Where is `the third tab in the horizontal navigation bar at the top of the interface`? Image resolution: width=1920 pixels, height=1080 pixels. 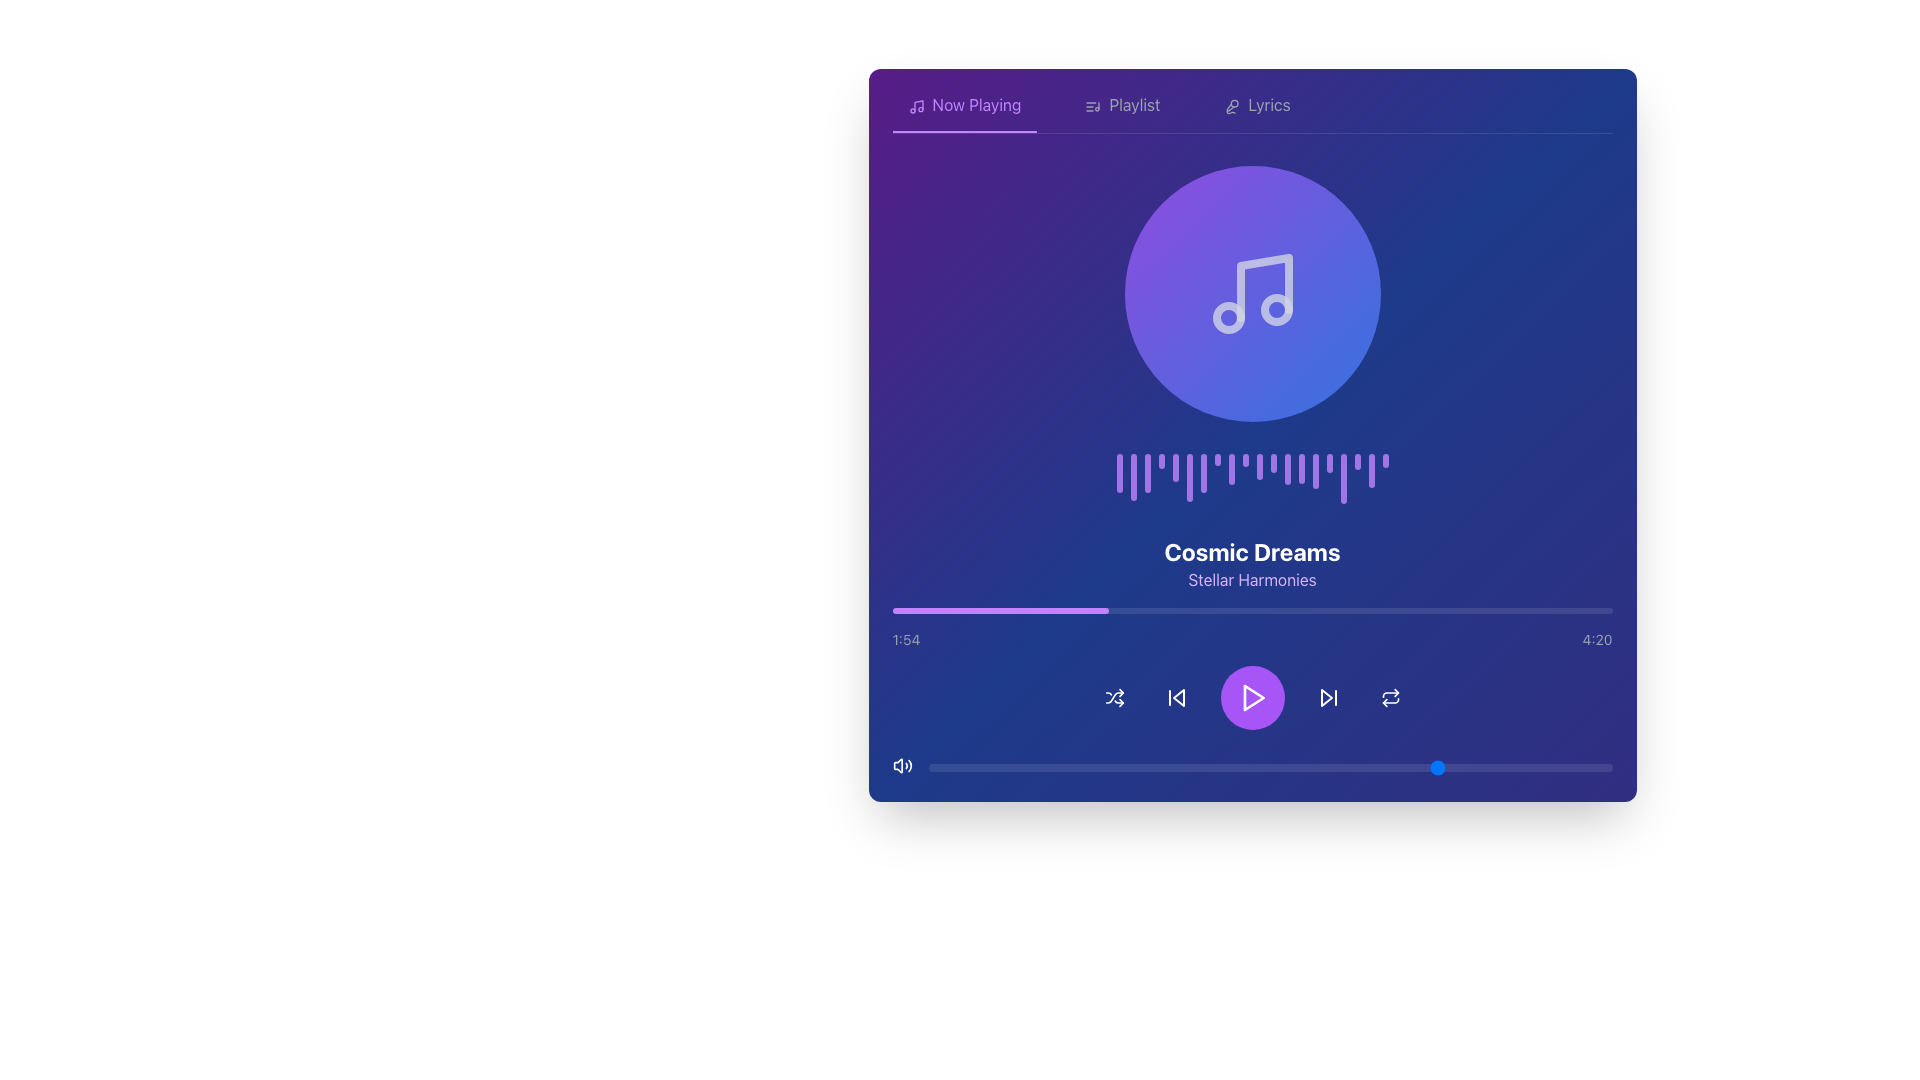
the third tab in the horizontal navigation bar at the top of the interface is located at coordinates (1251, 112).